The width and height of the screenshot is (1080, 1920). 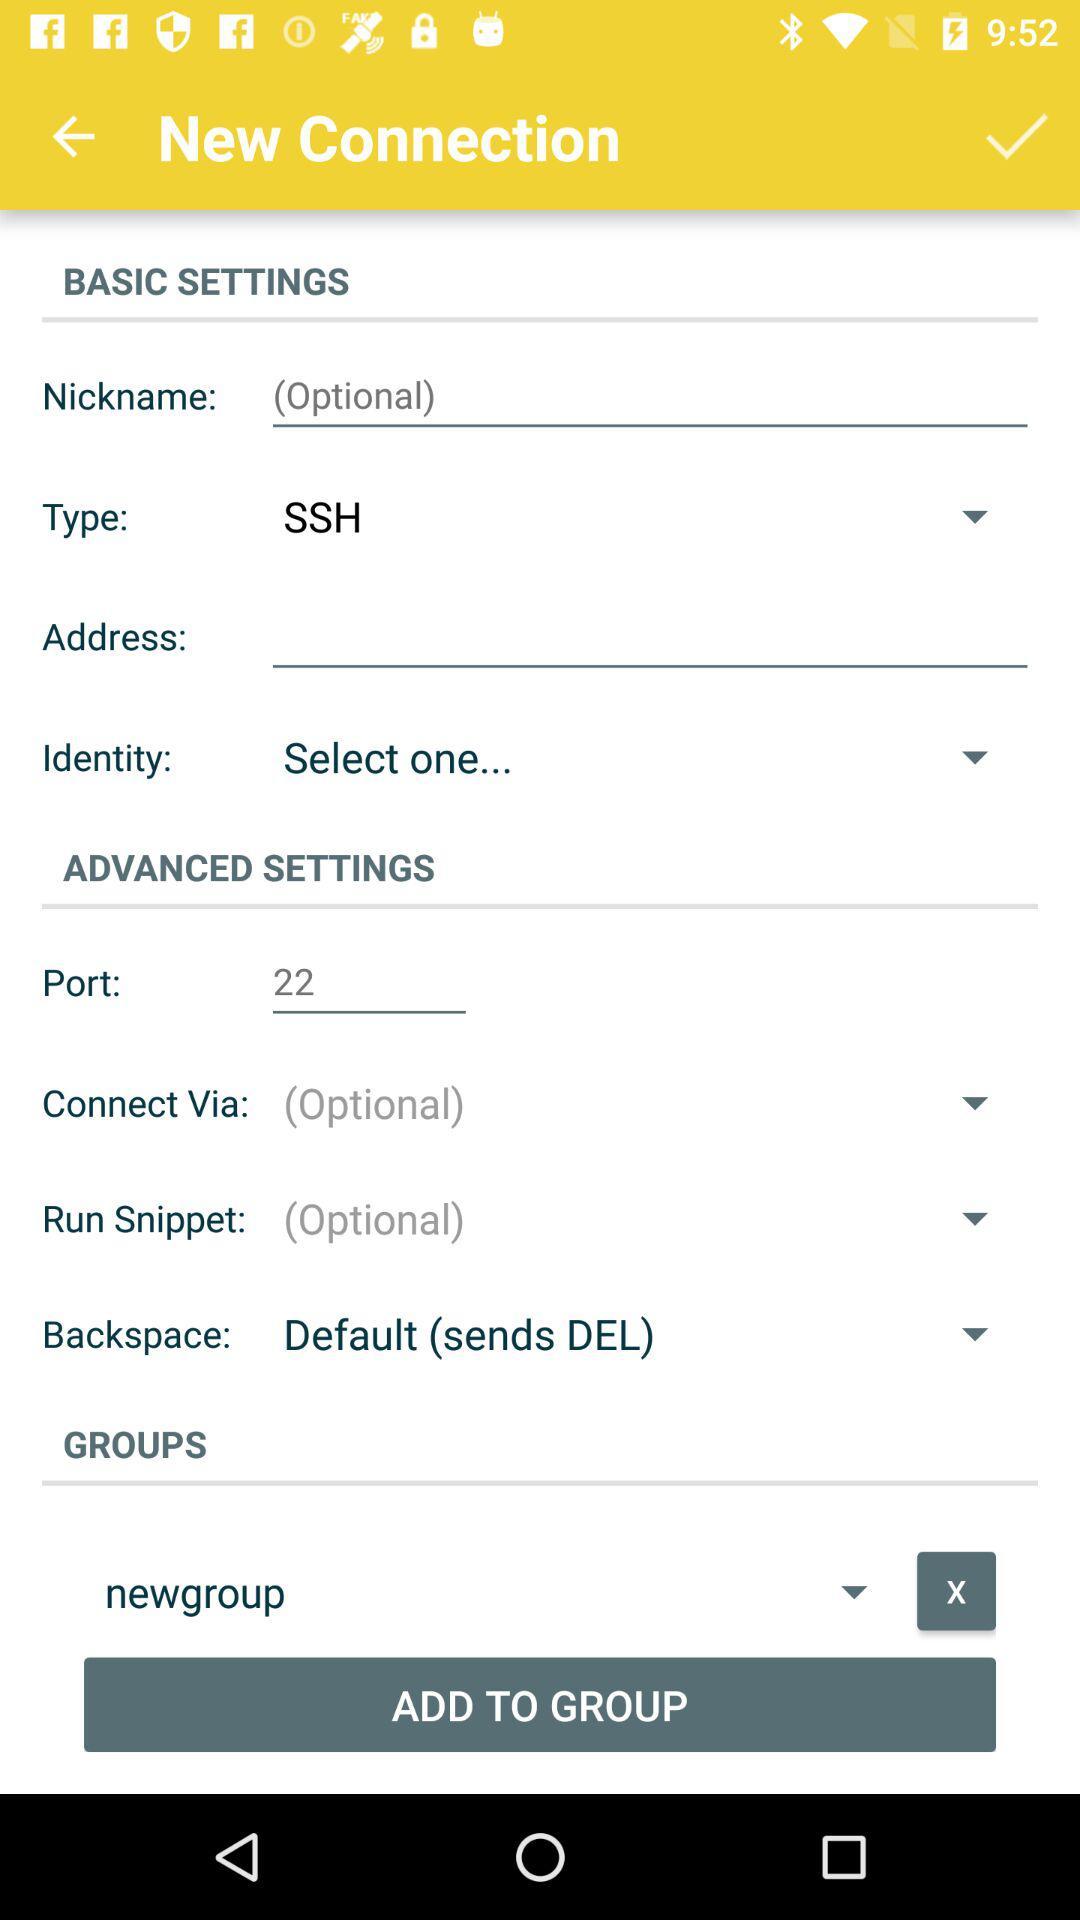 What do you see at coordinates (650, 395) in the screenshot?
I see `writting to the name in box` at bounding box center [650, 395].